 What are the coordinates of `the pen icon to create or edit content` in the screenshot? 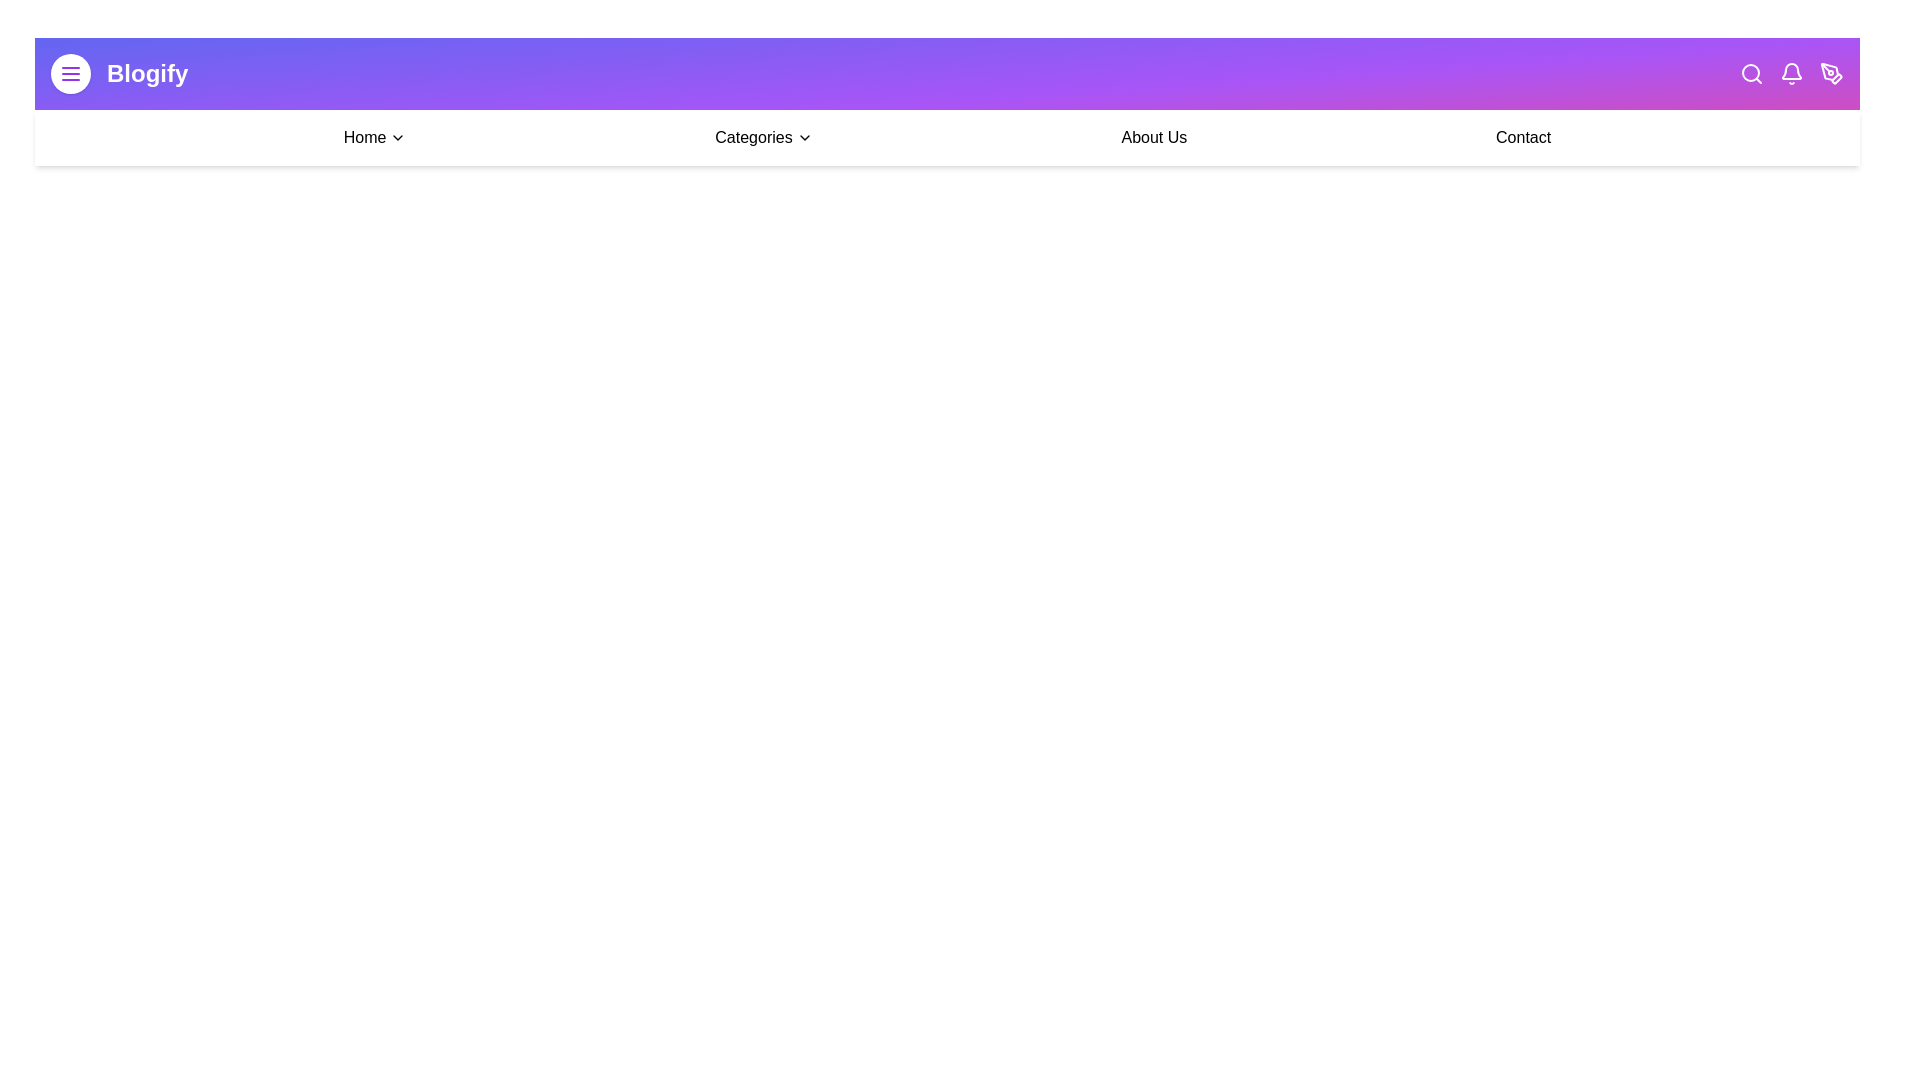 It's located at (1832, 72).